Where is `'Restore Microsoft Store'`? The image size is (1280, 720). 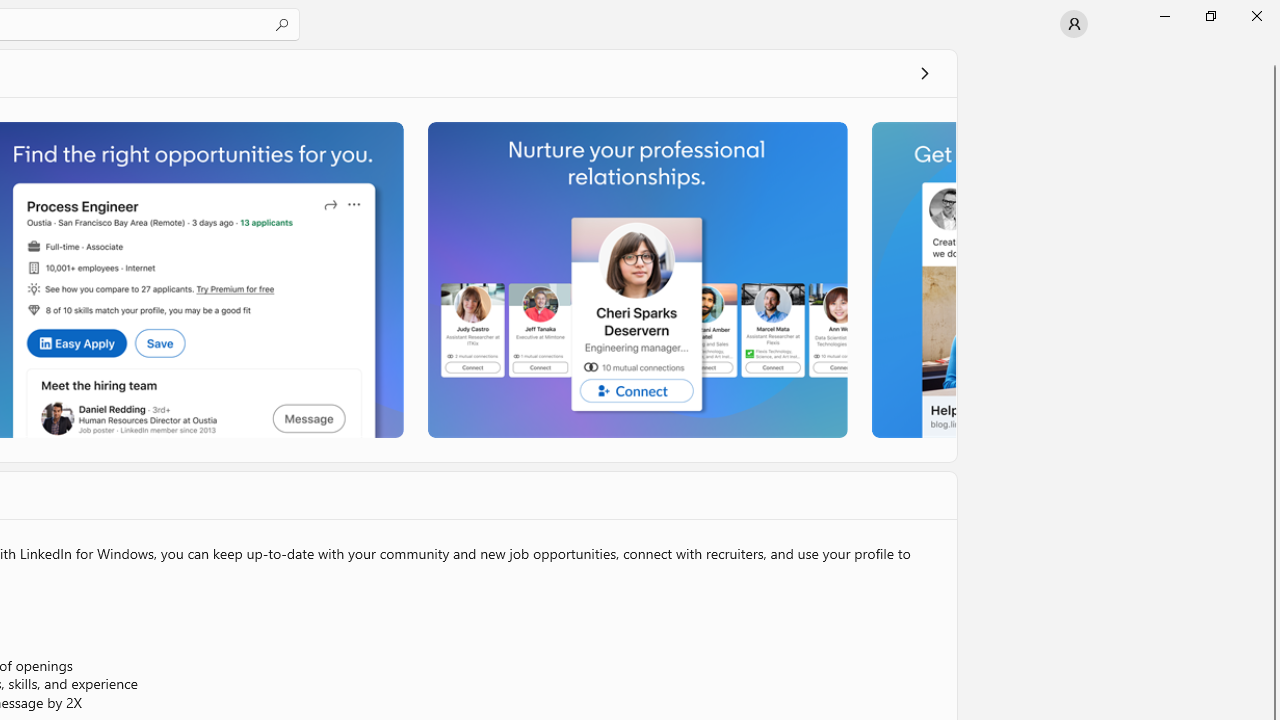 'Restore Microsoft Store' is located at coordinates (1209, 15).